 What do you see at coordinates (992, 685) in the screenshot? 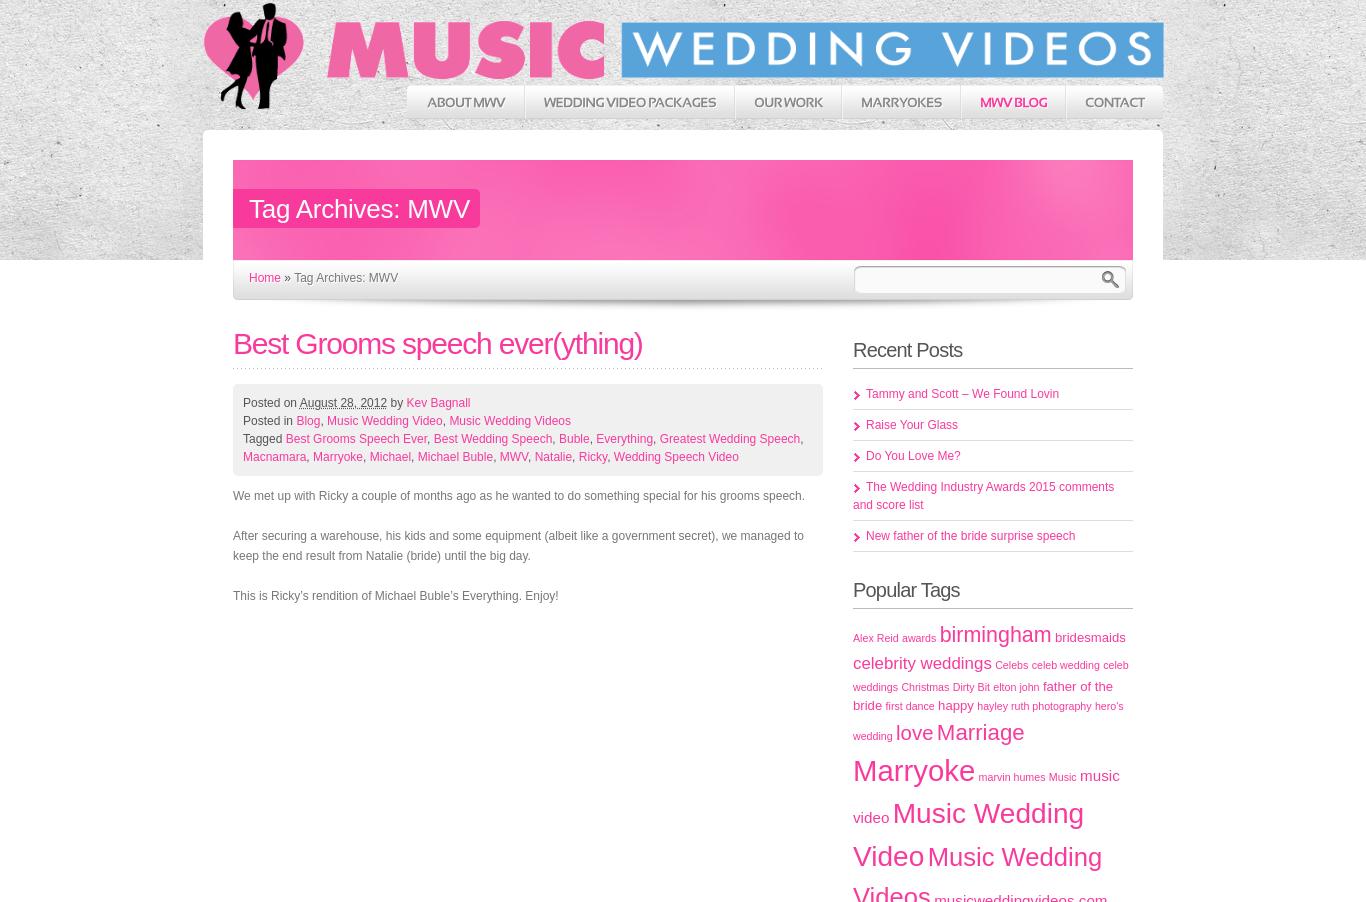
I see `'elton john'` at bounding box center [992, 685].